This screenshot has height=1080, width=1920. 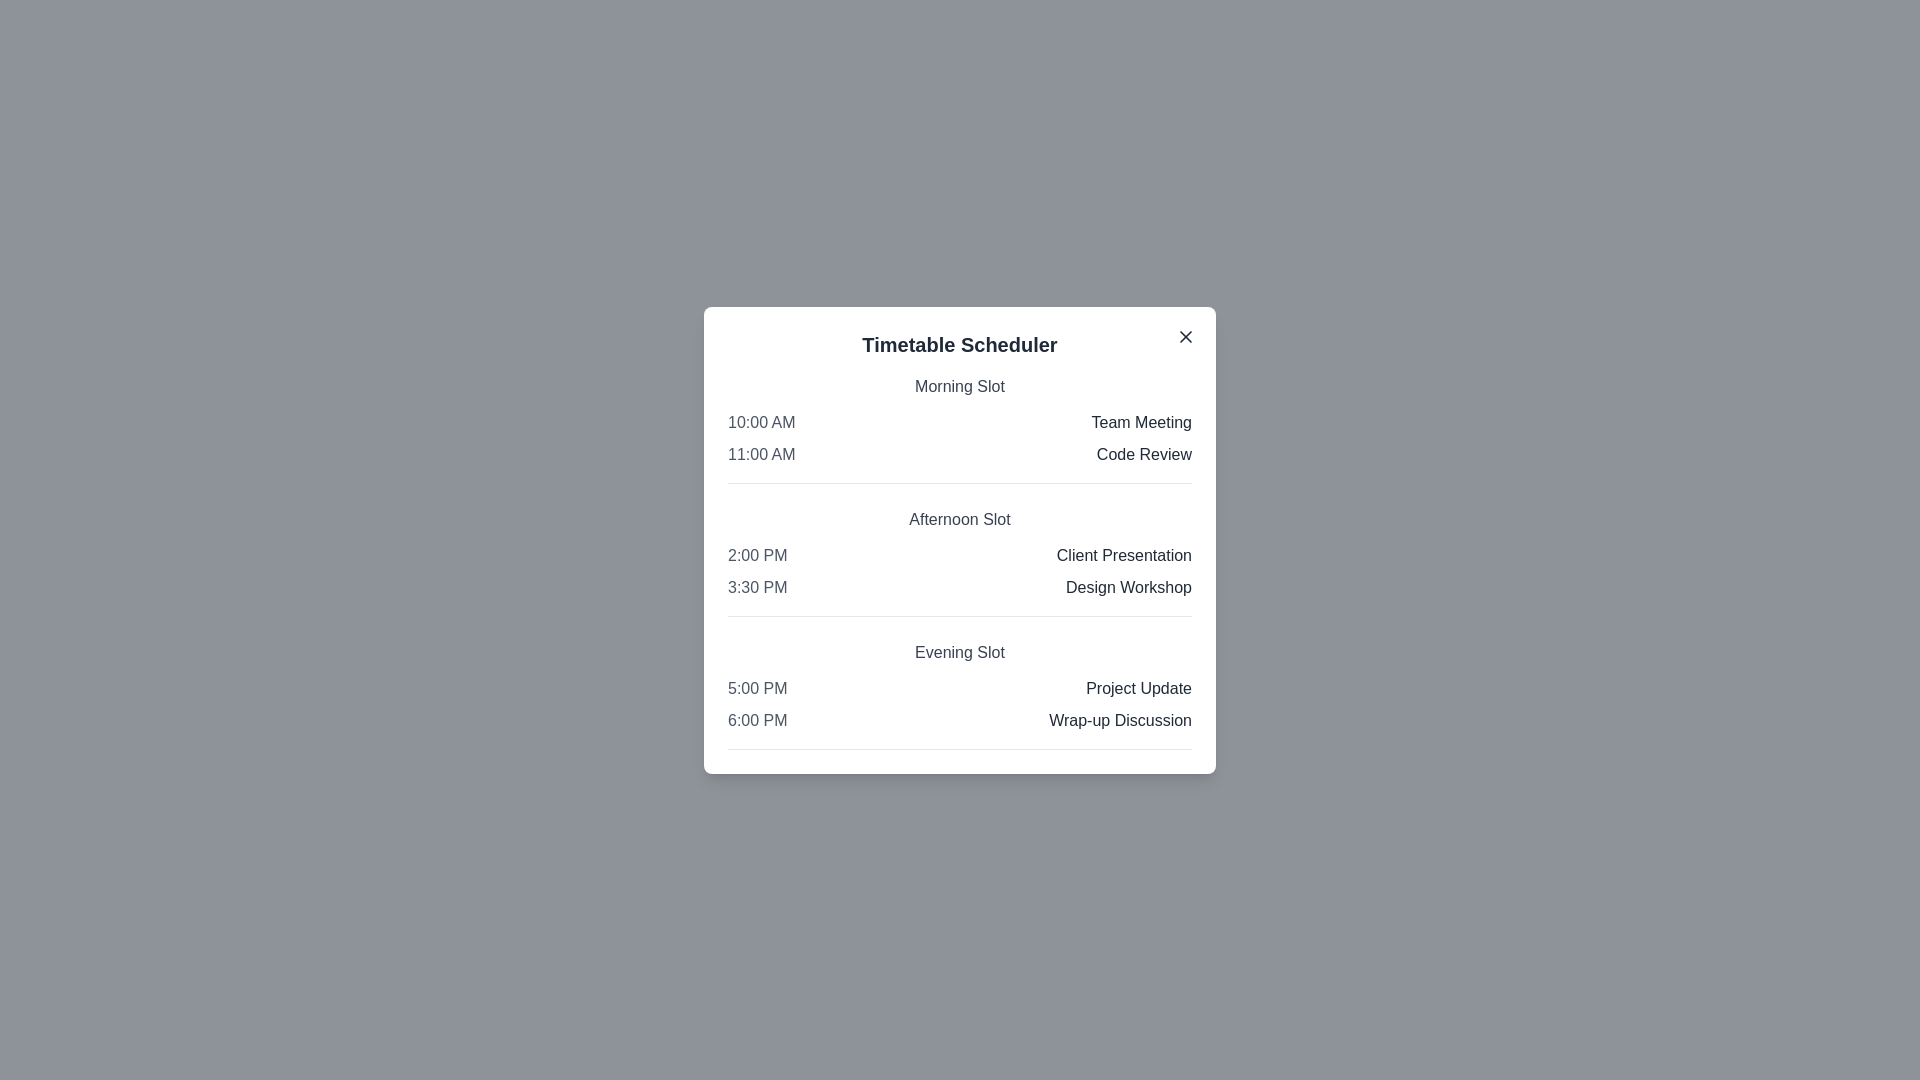 I want to click on the event time 5:00 PM to select it, so click(x=756, y=687).